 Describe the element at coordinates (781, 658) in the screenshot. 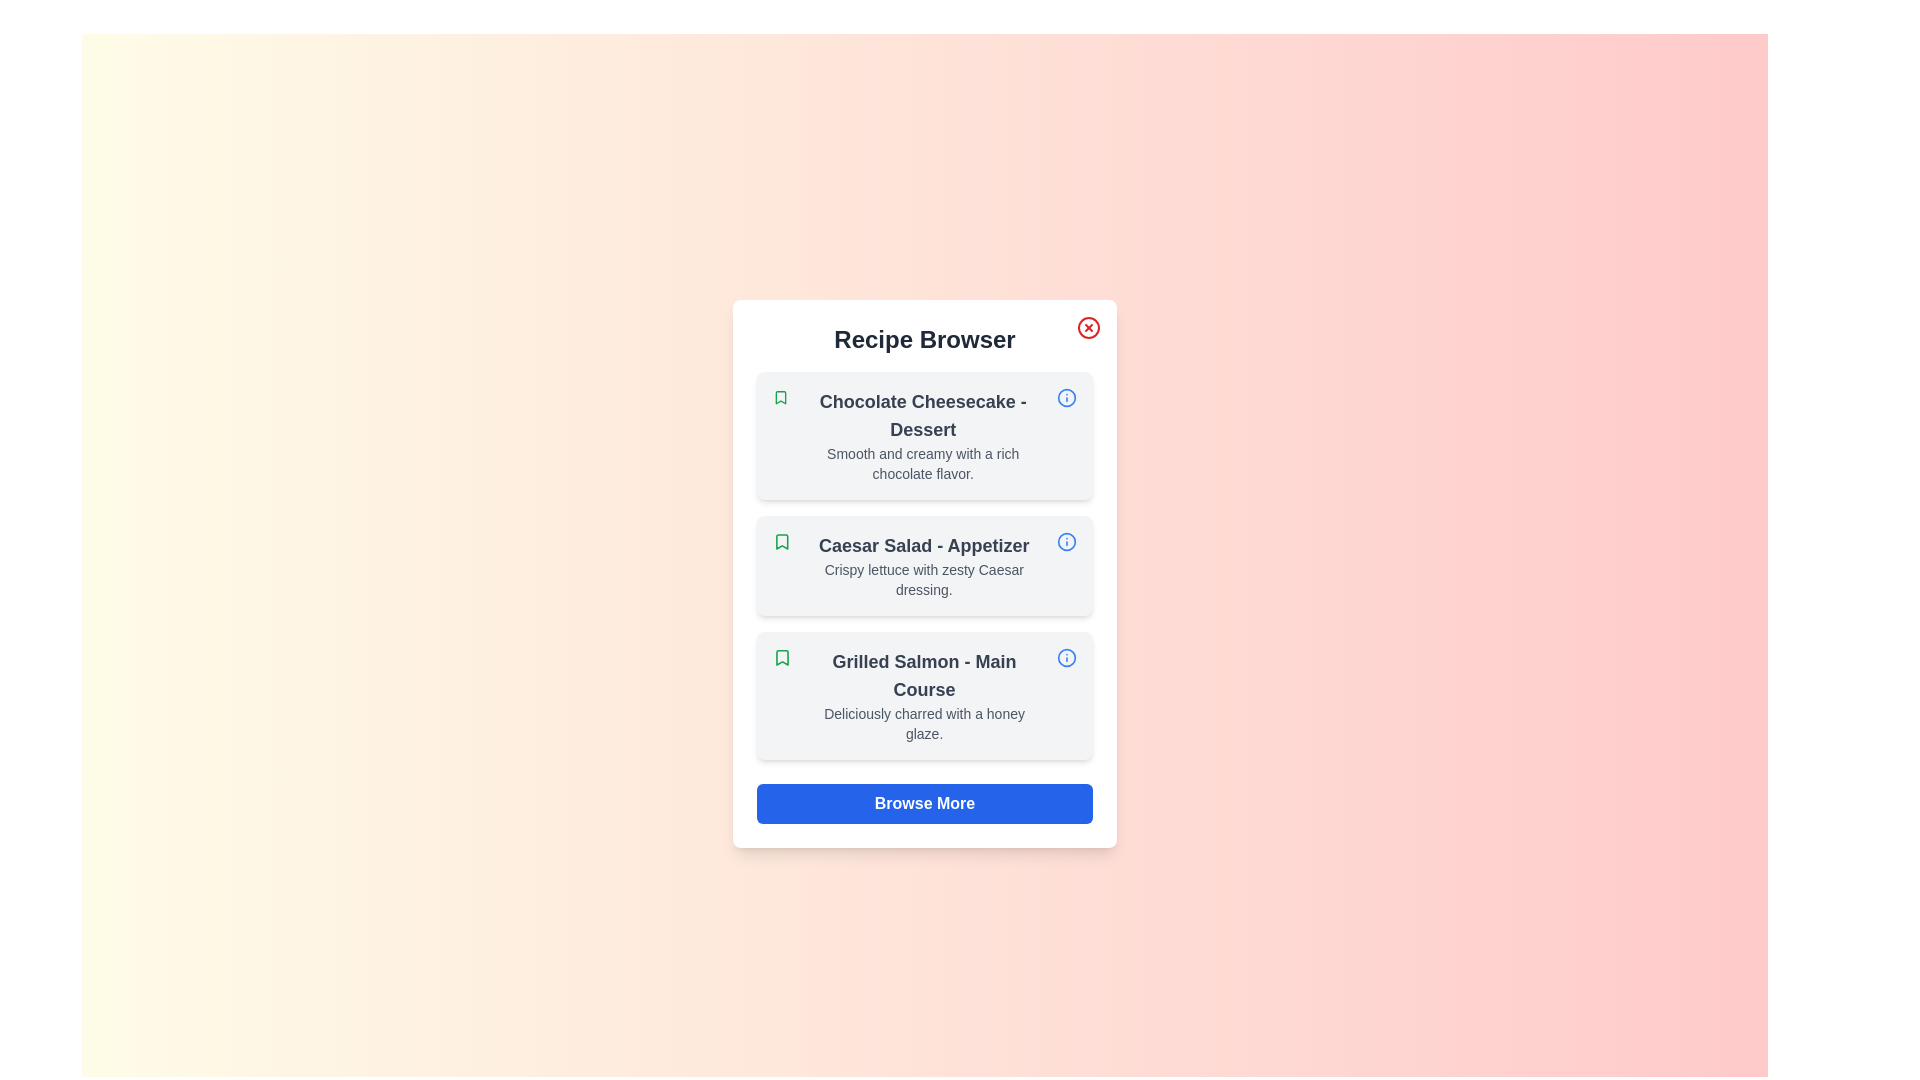

I see `the bookmark icon for the recipe titled 'Grilled Salmon'` at that location.